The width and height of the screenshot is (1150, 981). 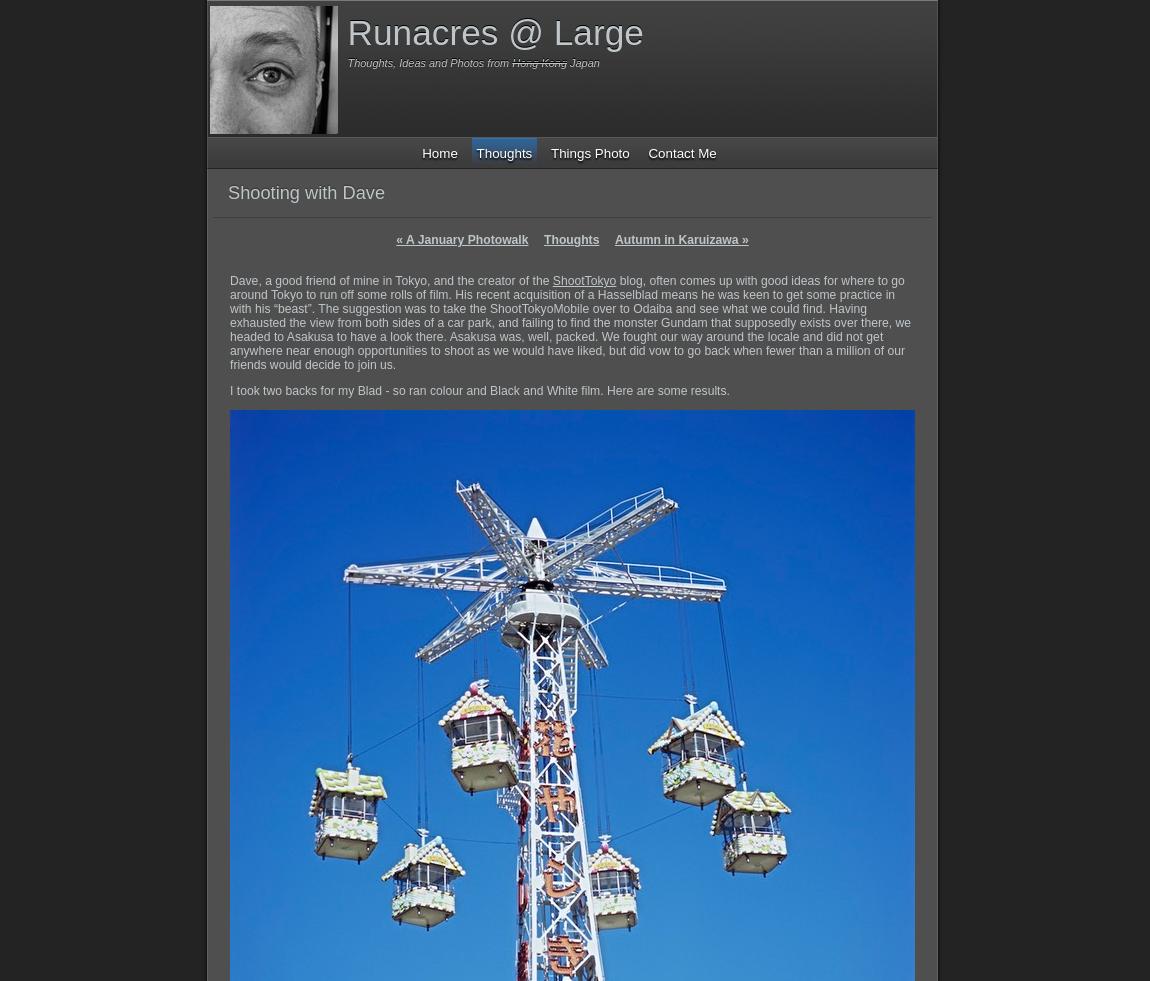 What do you see at coordinates (582, 279) in the screenshot?
I see `'ShootTokyo'` at bounding box center [582, 279].